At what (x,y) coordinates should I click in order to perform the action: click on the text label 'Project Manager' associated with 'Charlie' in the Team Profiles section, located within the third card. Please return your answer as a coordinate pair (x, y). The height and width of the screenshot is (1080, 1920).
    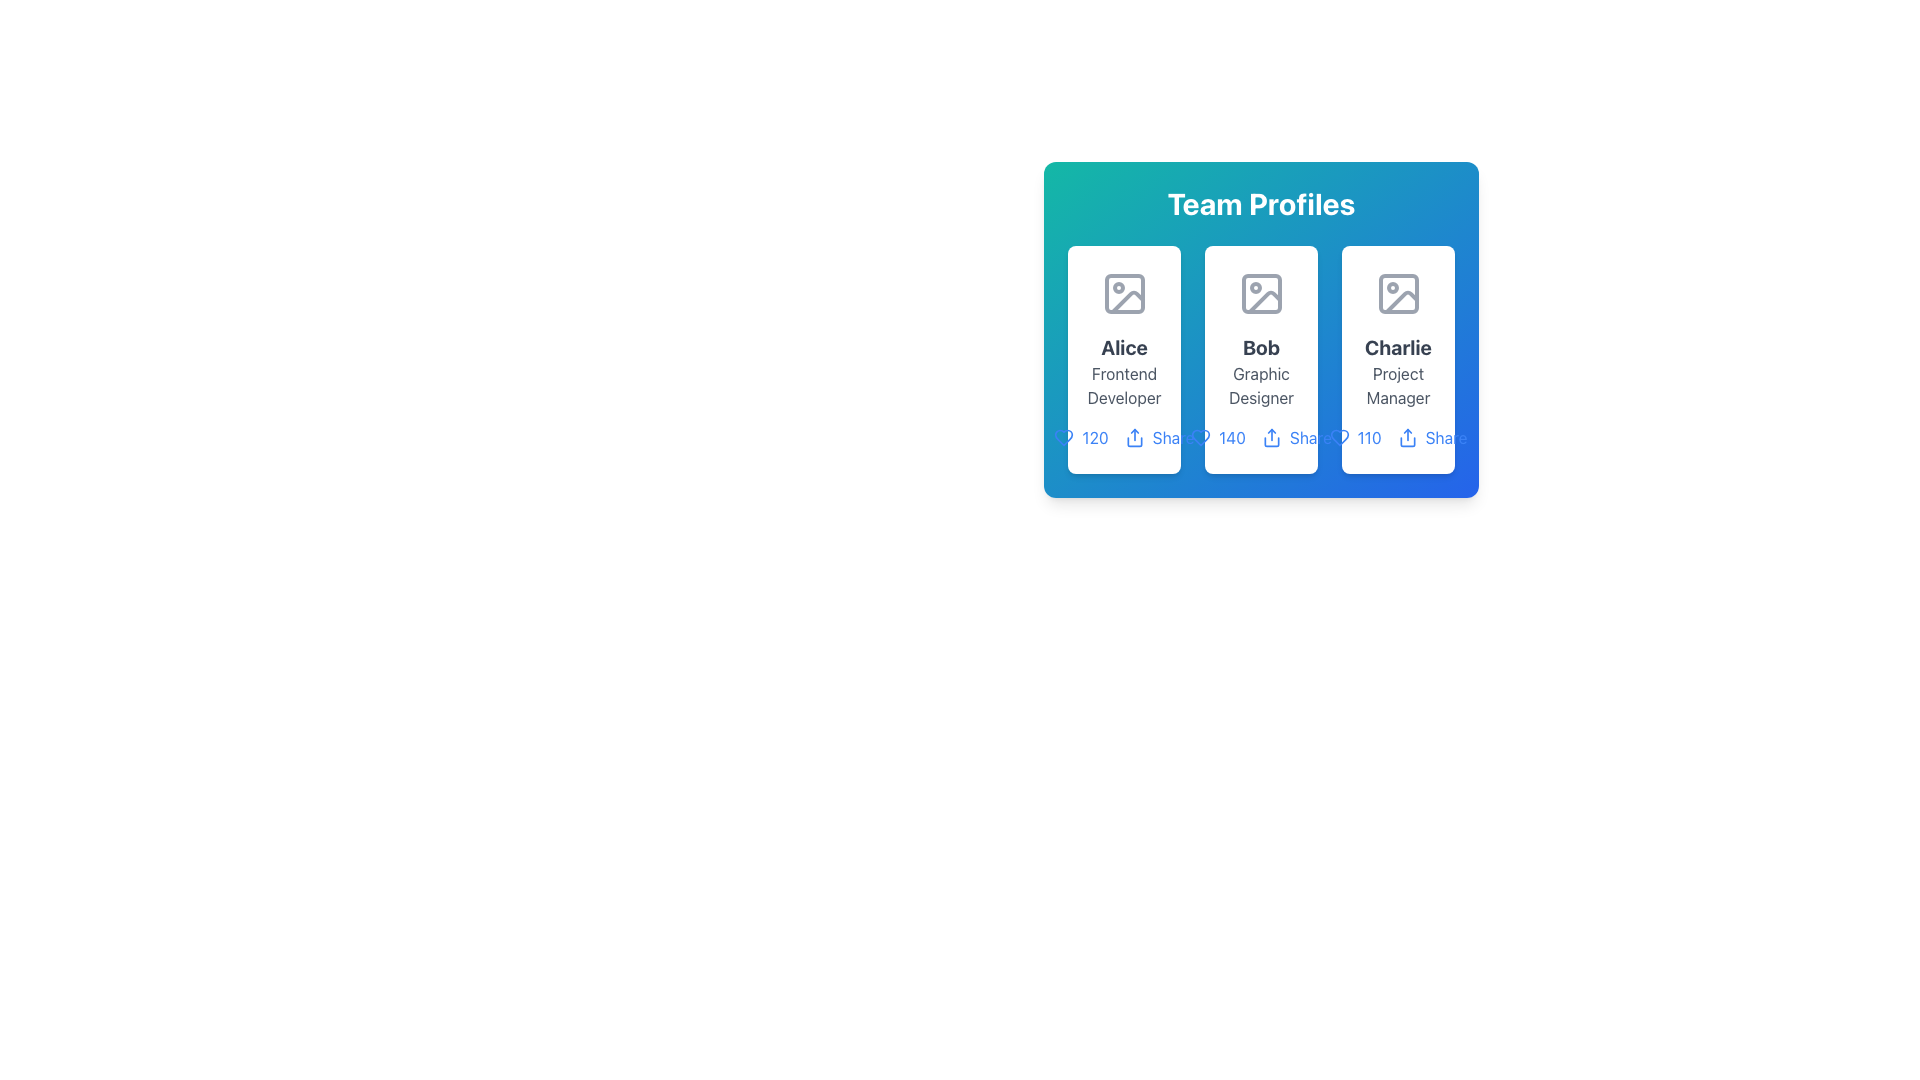
    Looking at the image, I should click on (1397, 385).